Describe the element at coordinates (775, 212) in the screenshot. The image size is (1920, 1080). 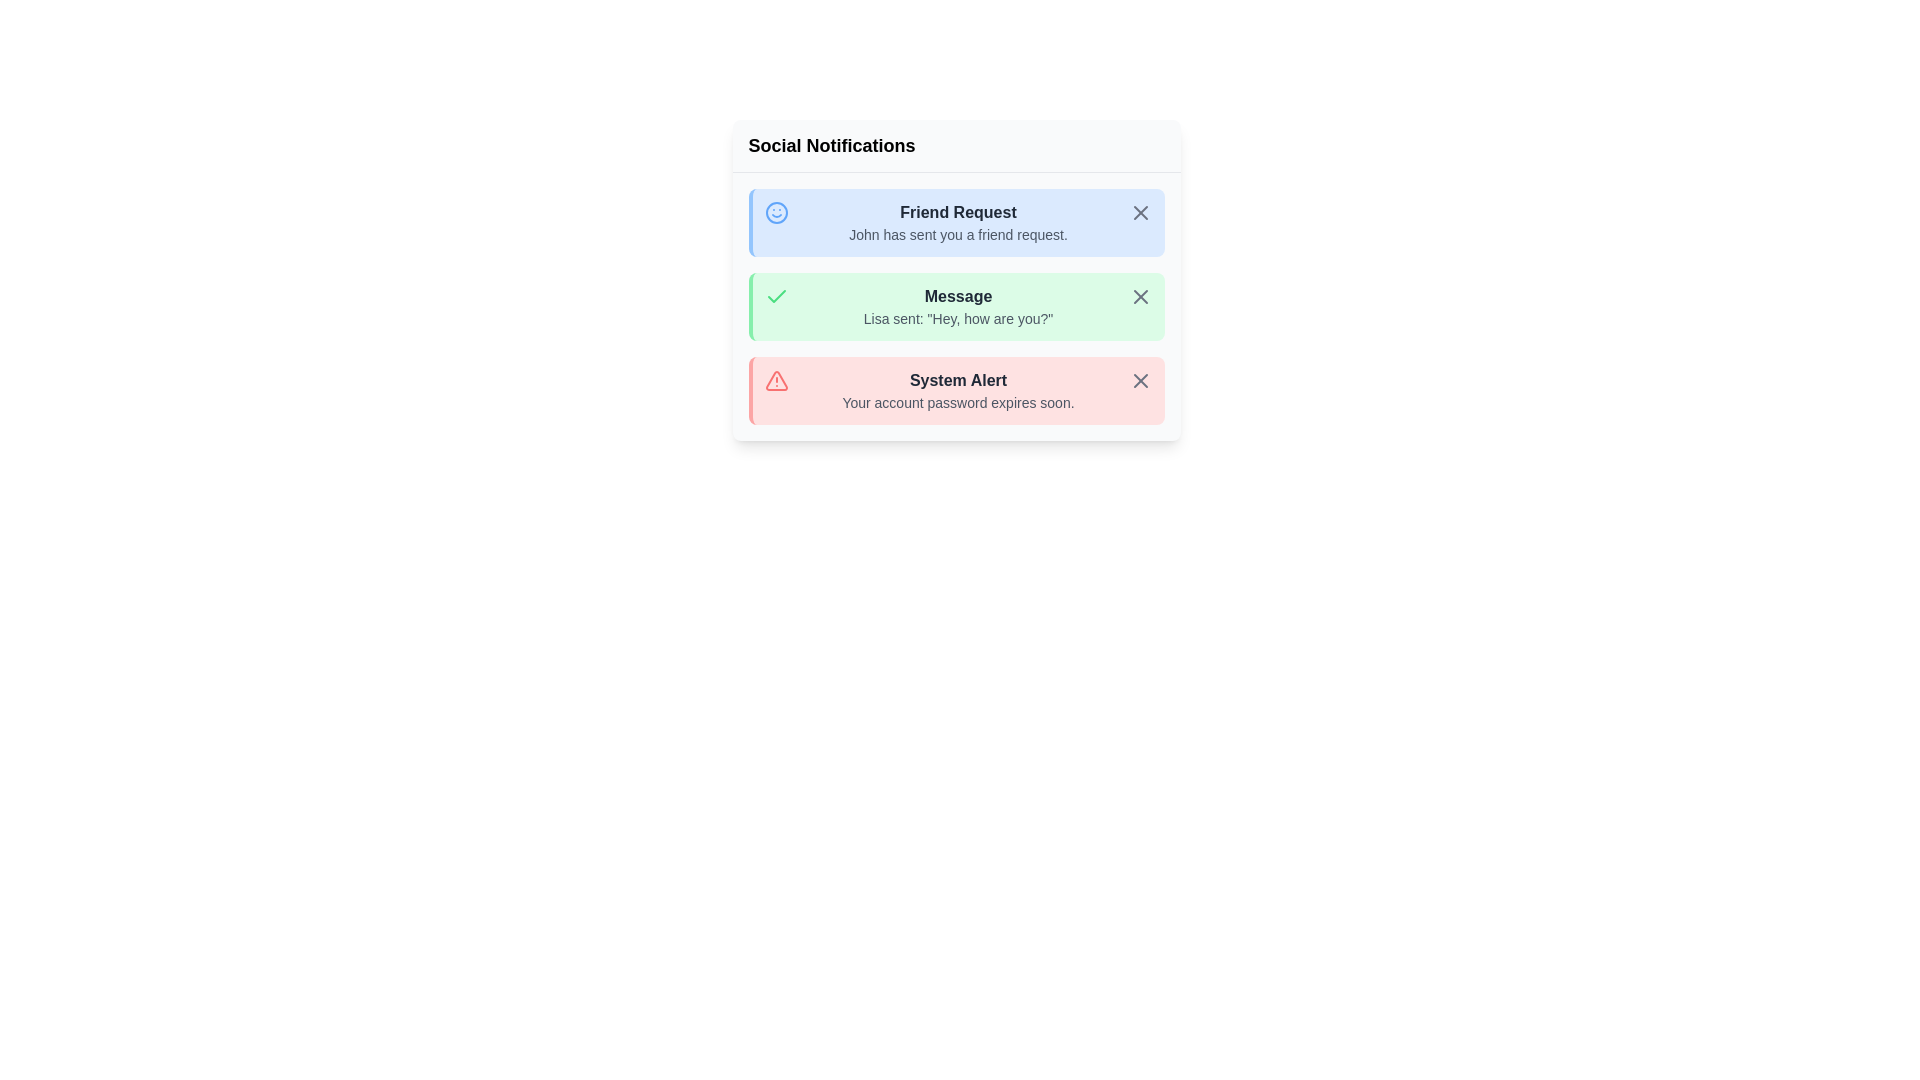
I see `the SVG element representing the blue smiley face icon located to the left of the 'Friend Request' text in the first notification block of the 'Social Notifications' panel` at that location.